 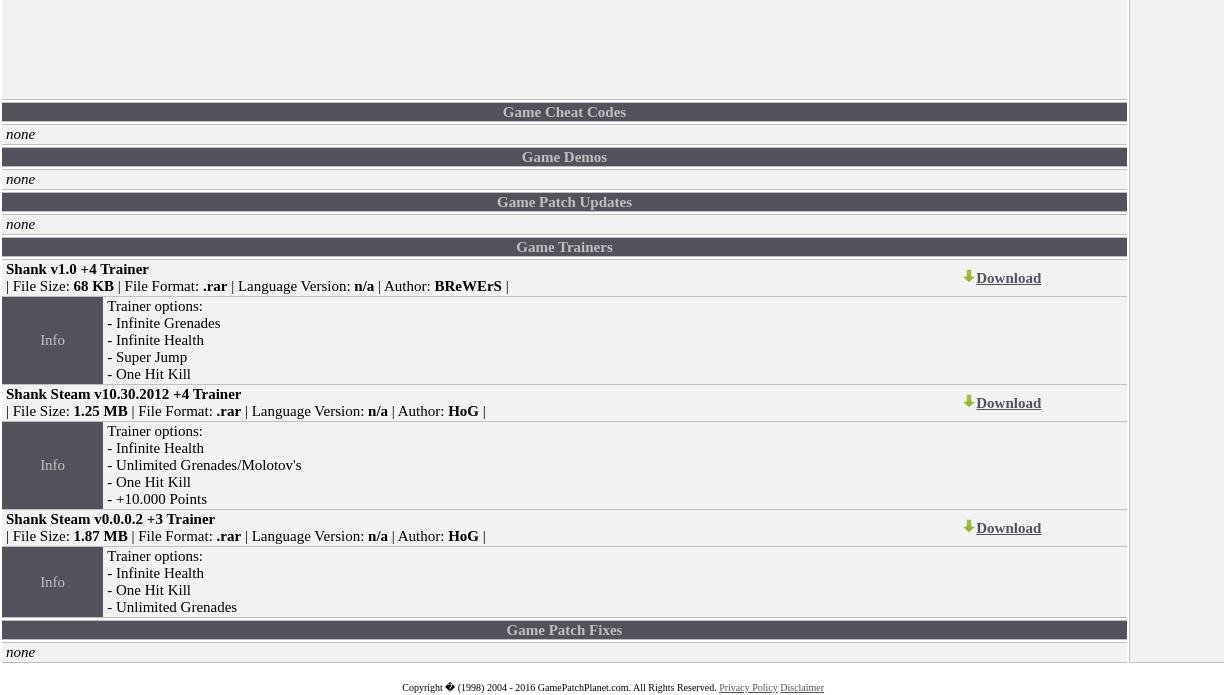 What do you see at coordinates (6, 392) in the screenshot?
I see `'Shank Steam v10.30.2012 +4 Trainer'` at bounding box center [6, 392].